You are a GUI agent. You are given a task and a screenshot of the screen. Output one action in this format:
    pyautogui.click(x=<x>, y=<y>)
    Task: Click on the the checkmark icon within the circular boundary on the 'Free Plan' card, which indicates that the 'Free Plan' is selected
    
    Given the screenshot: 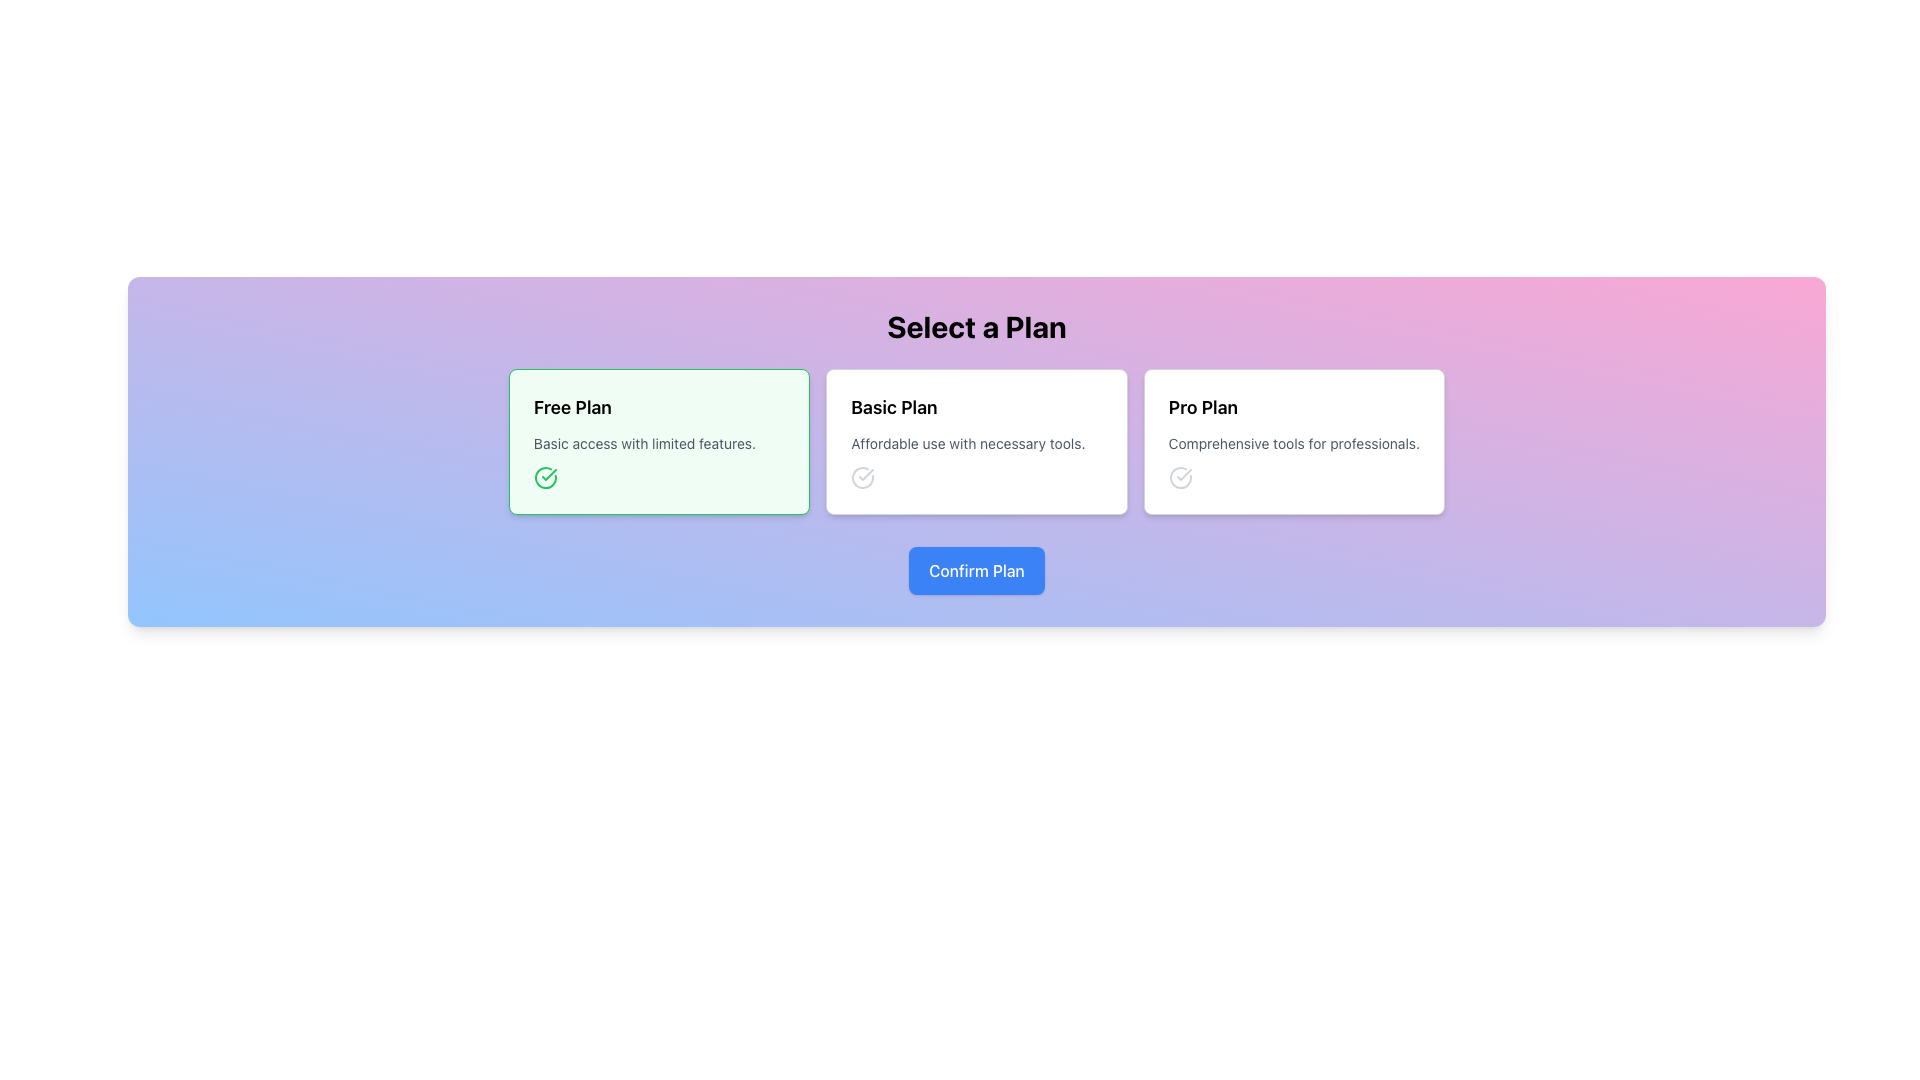 What is the action you would take?
    pyautogui.click(x=545, y=478)
    